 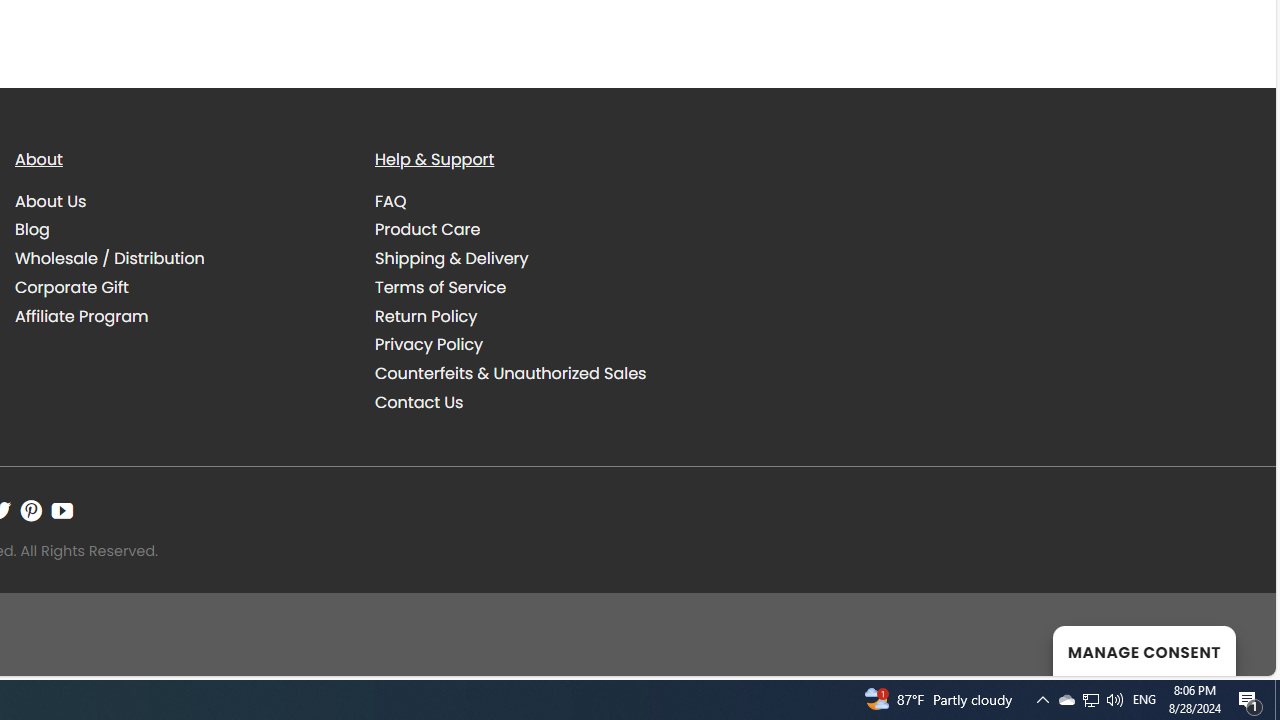 What do you see at coordinates (425, 315) in the screenshot?
I see `'Return Policy'` at bounding box center [425, 315].